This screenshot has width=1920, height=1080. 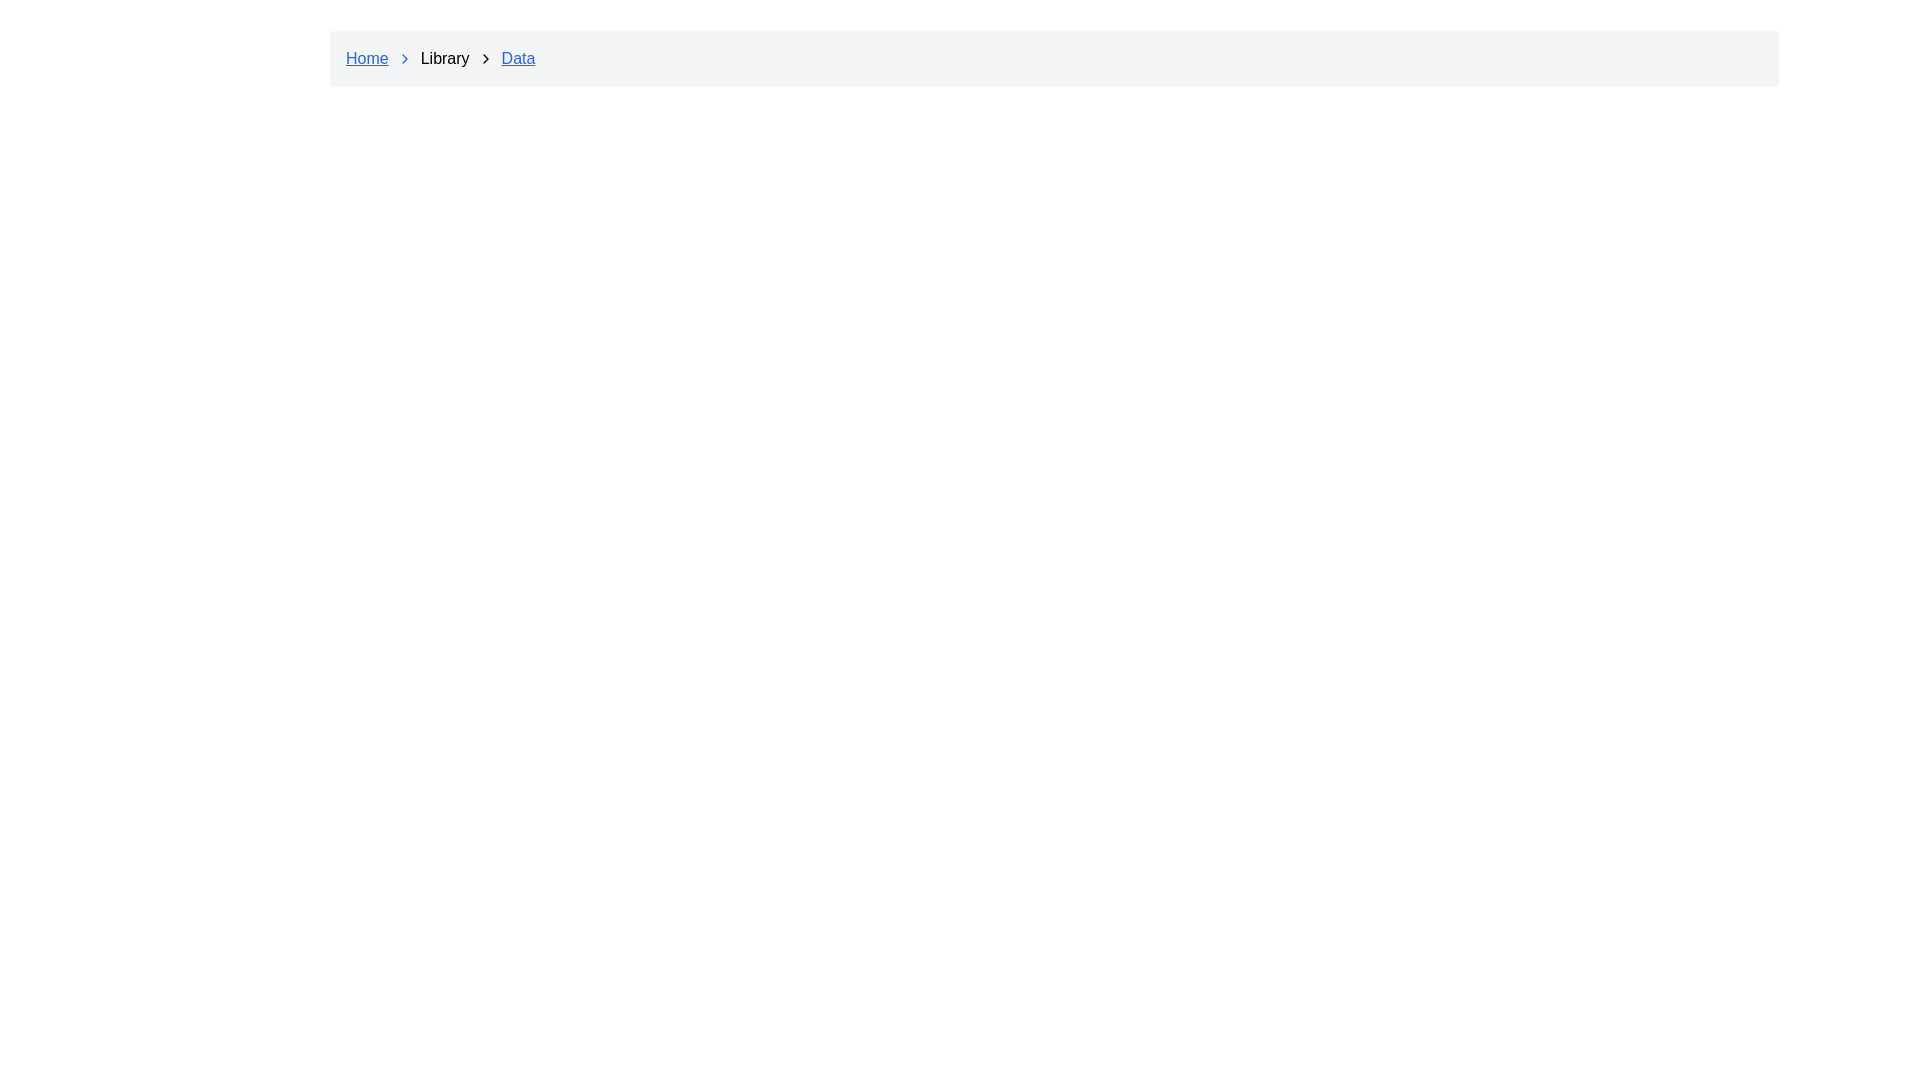 I want to click on the 'Library' breadcrumb navigation label located in the upper left section of the interface, which follows the 'Home' label, so click(x=456, y=57).